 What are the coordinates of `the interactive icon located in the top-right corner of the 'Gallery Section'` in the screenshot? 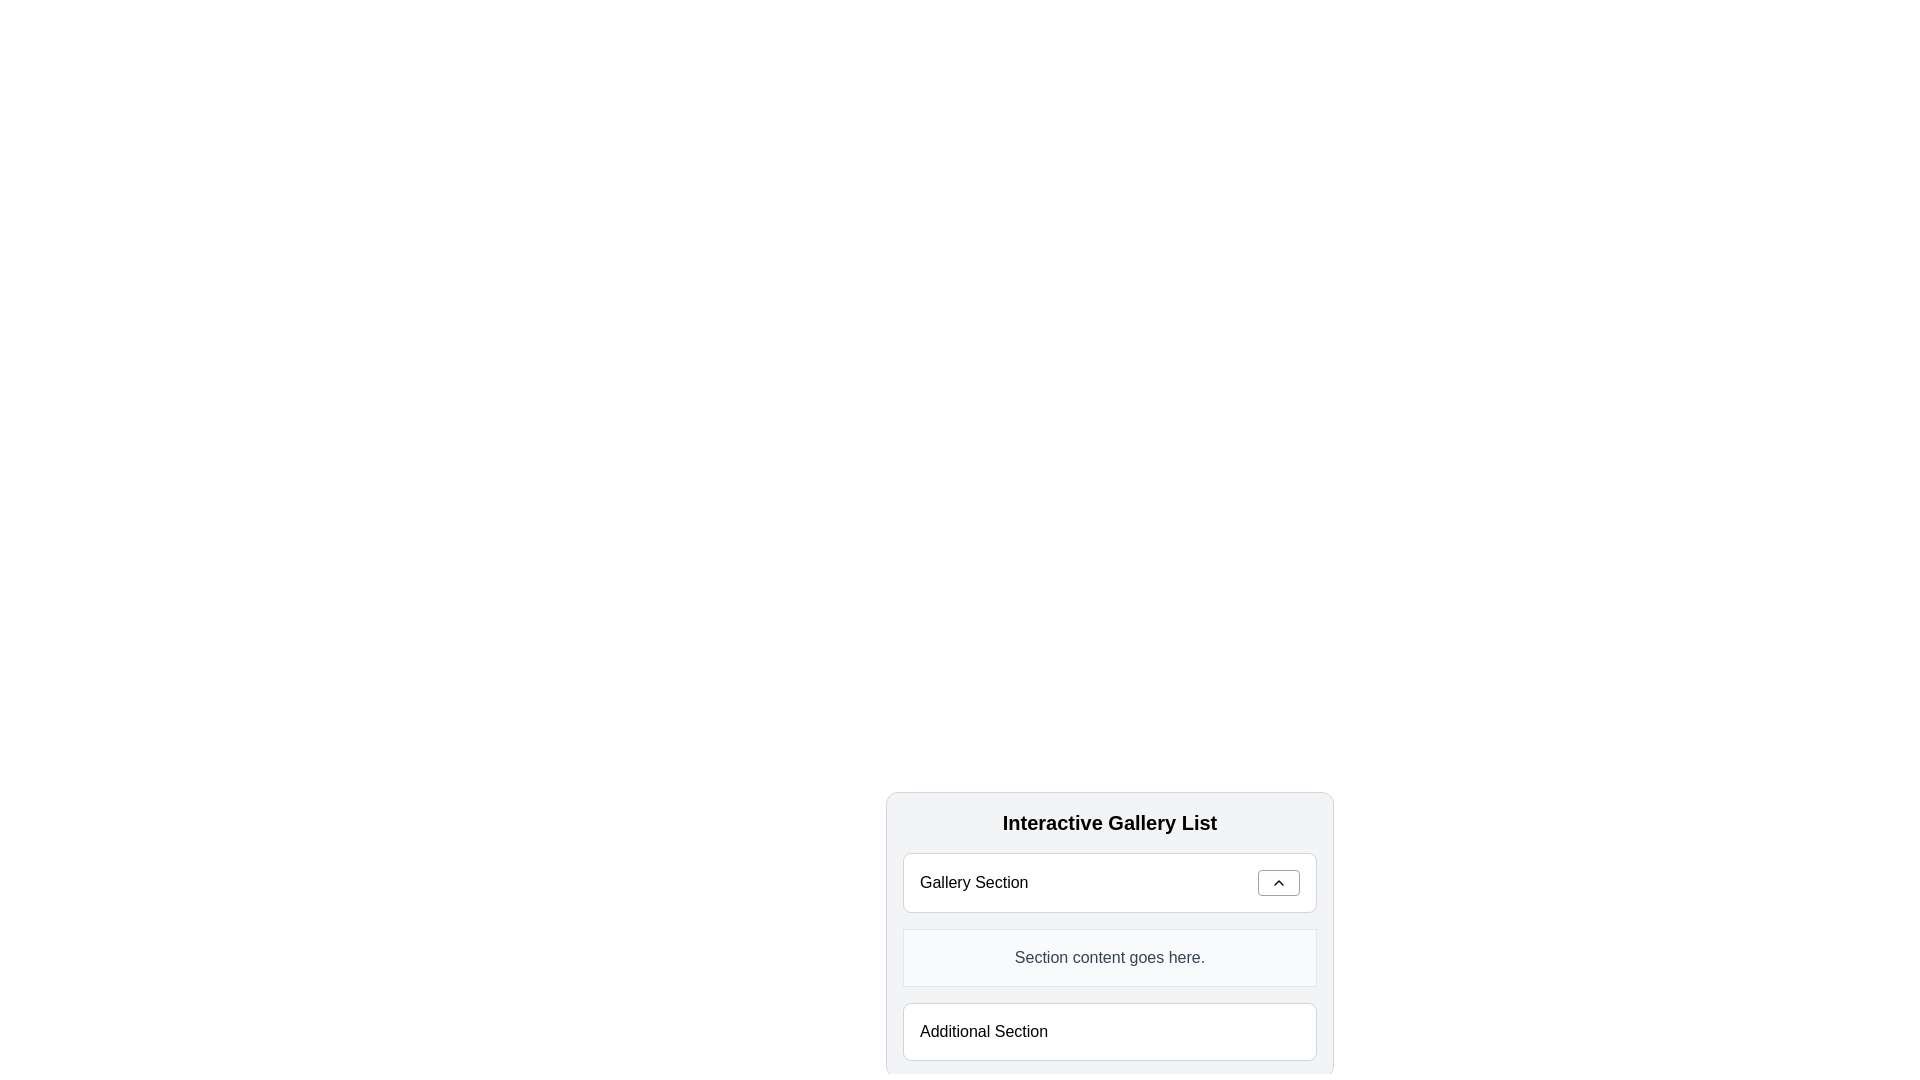 It's located at (1277, 882).